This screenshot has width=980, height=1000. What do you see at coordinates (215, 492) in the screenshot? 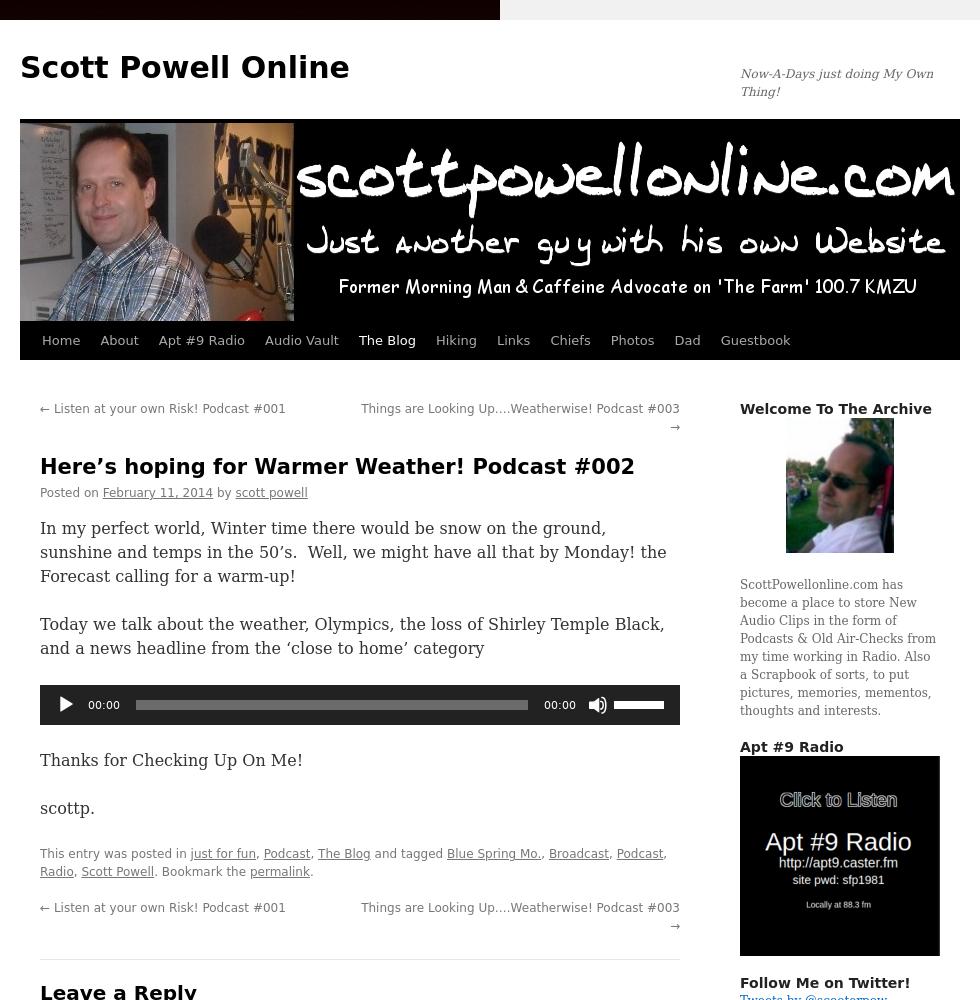
I see `'by'` at bounding box center [215, 492].